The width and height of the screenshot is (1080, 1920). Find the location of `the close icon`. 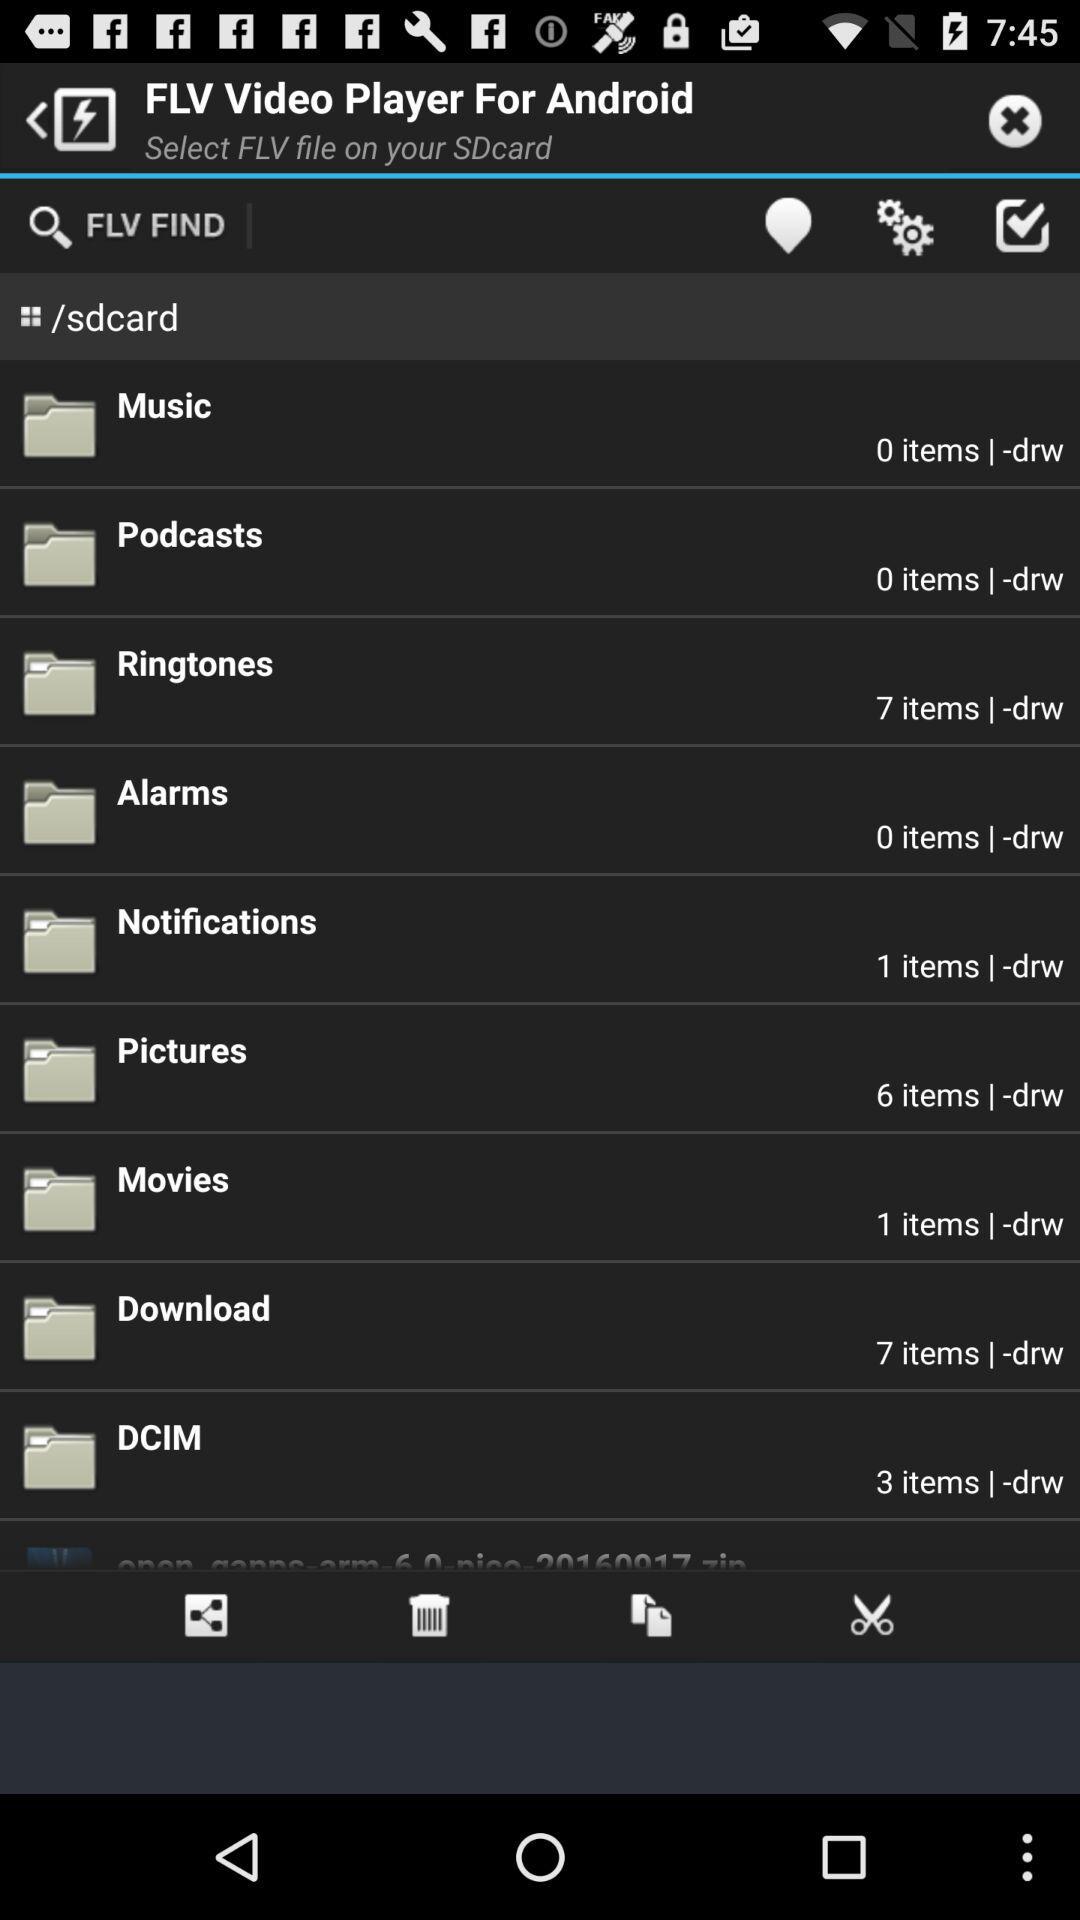

the close icon is located at coordinates (871, 1728).